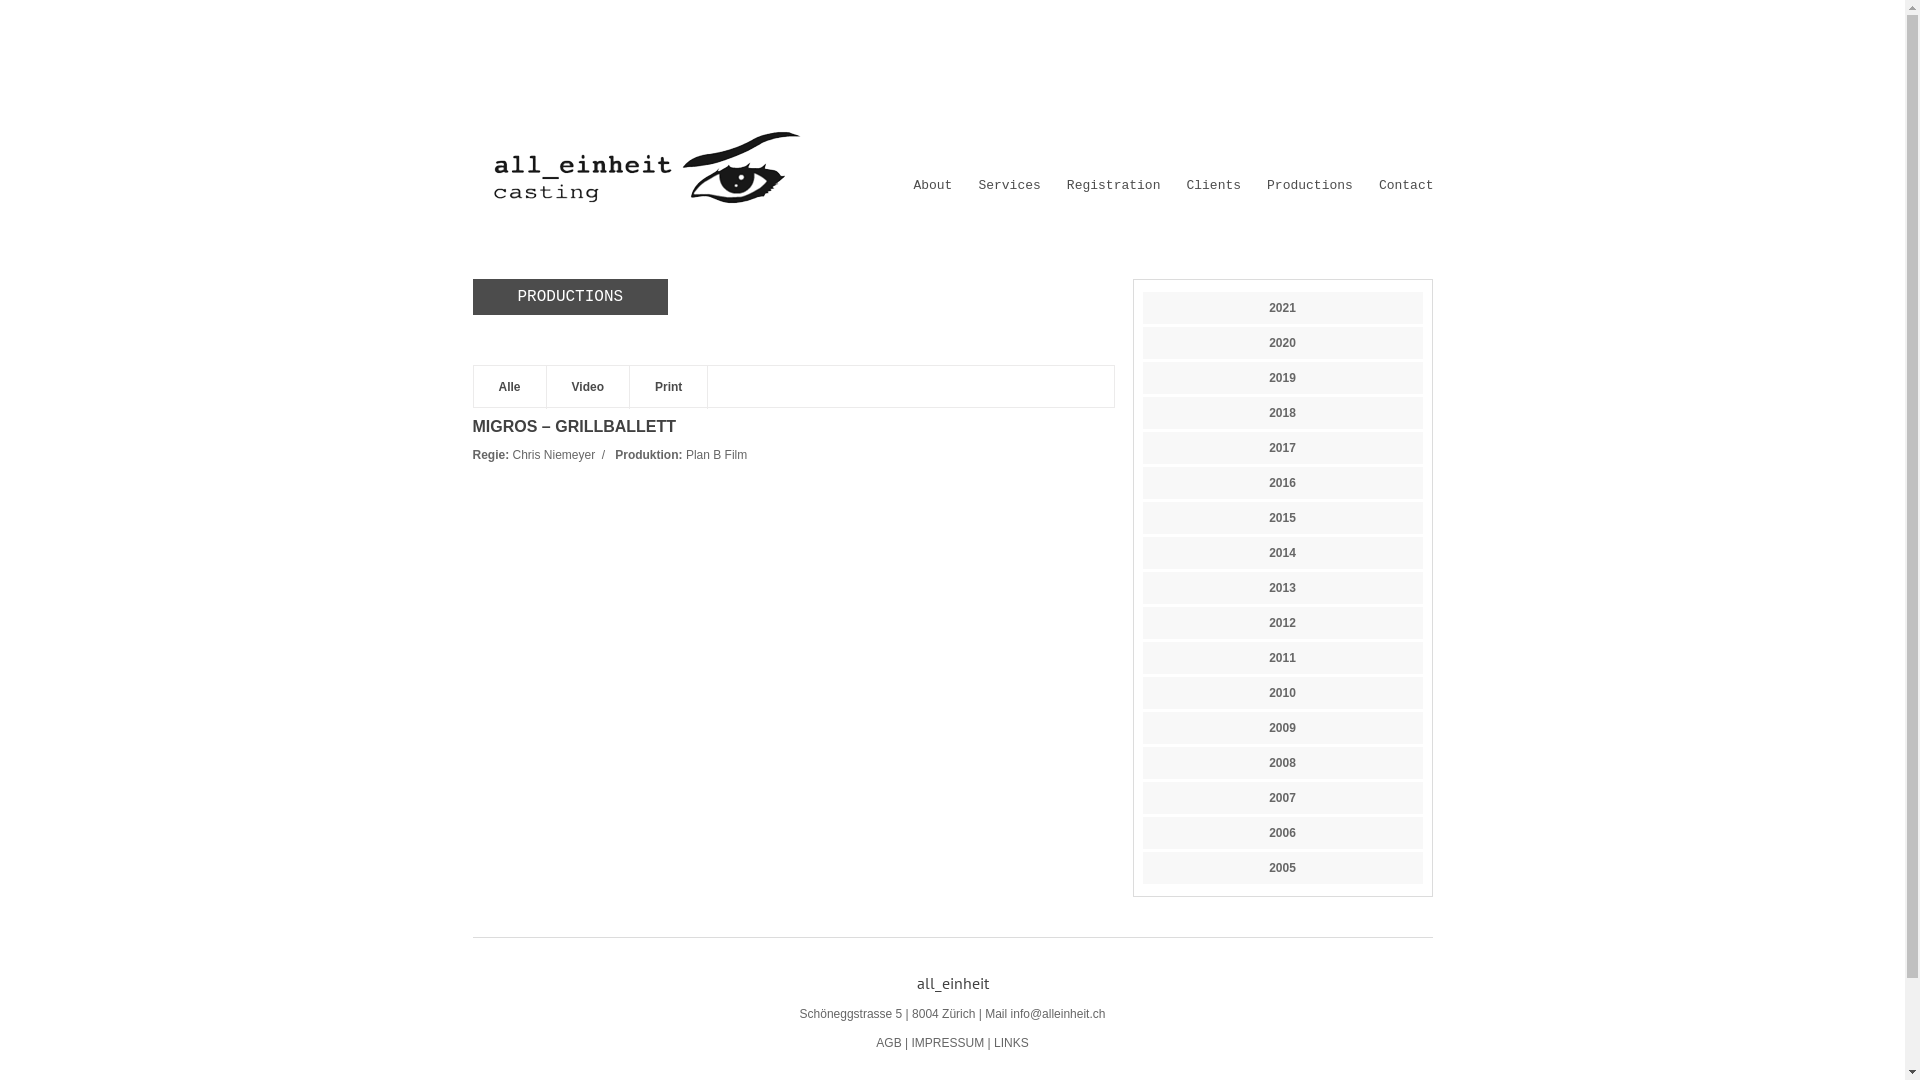  I want to click on '2014', so click(1282, 552).